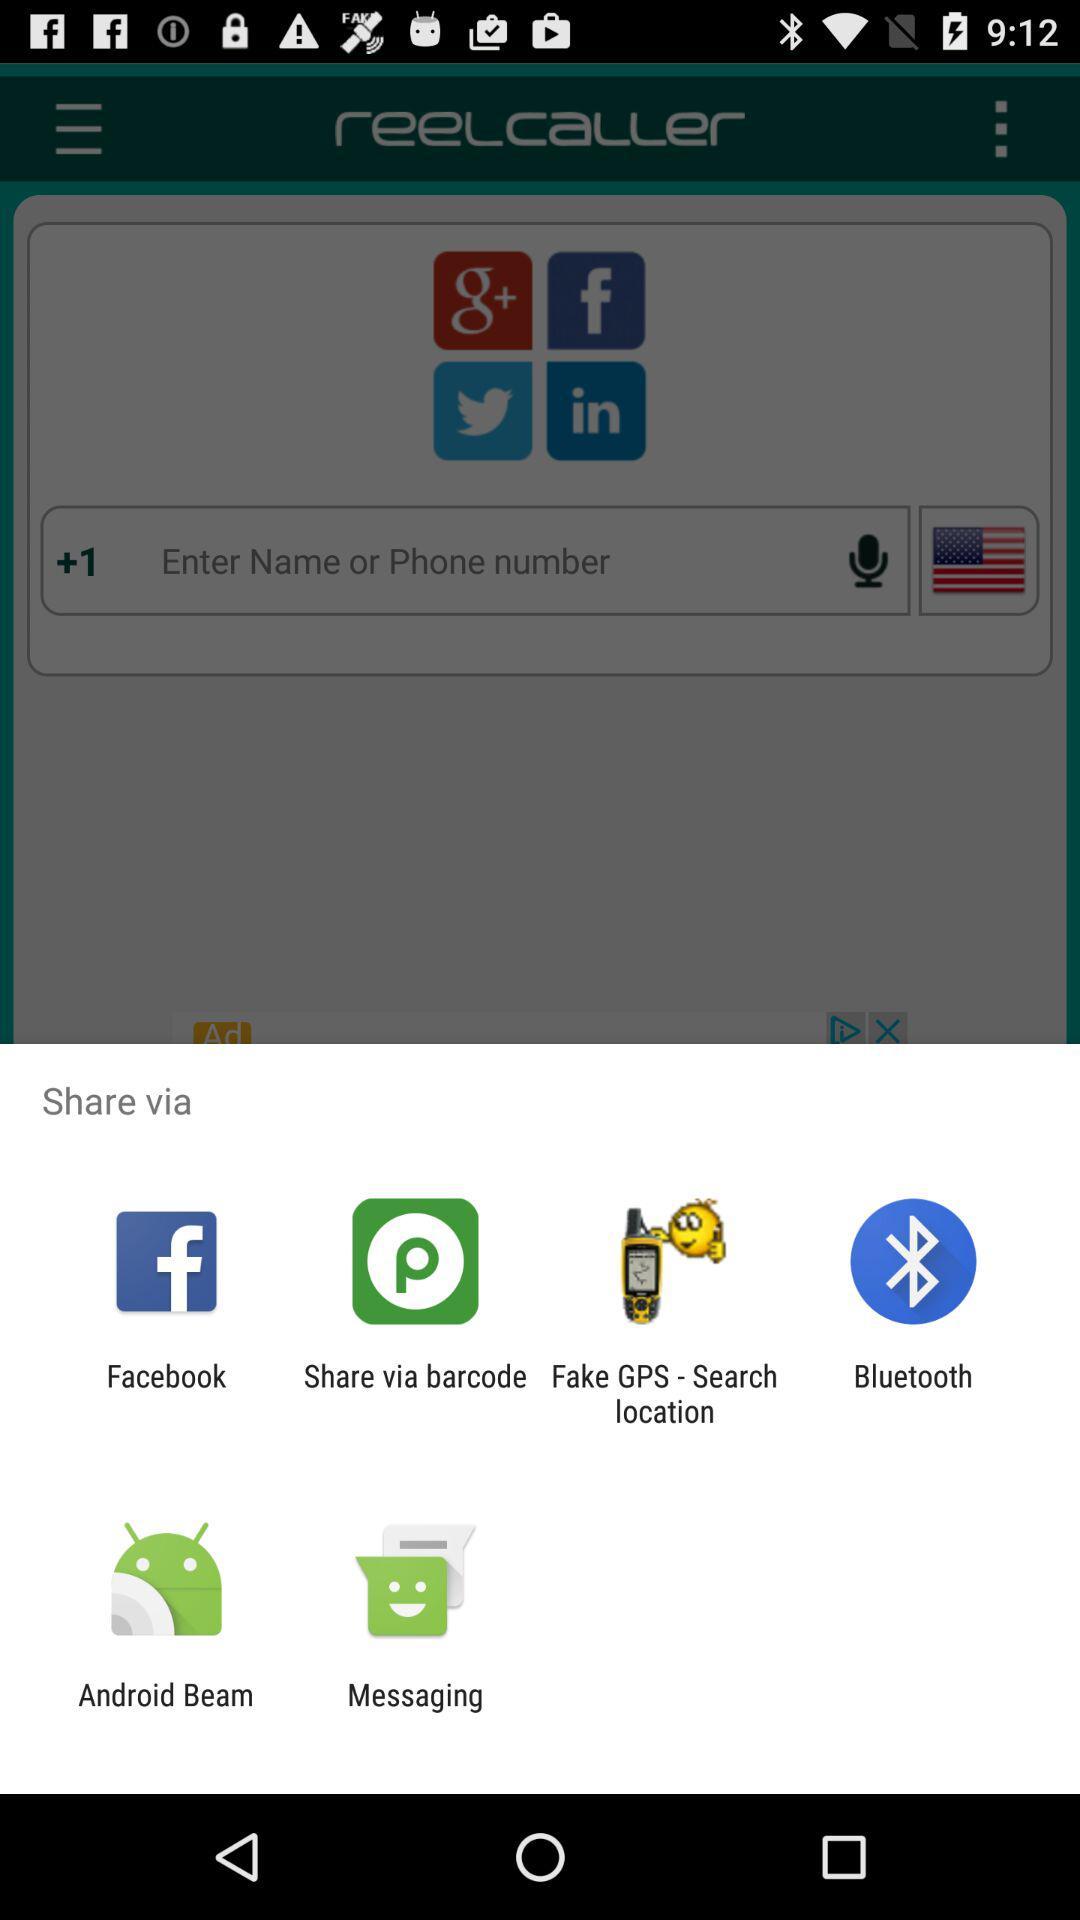  I want to click on icon next to bluetooth, so click(664, 1392).